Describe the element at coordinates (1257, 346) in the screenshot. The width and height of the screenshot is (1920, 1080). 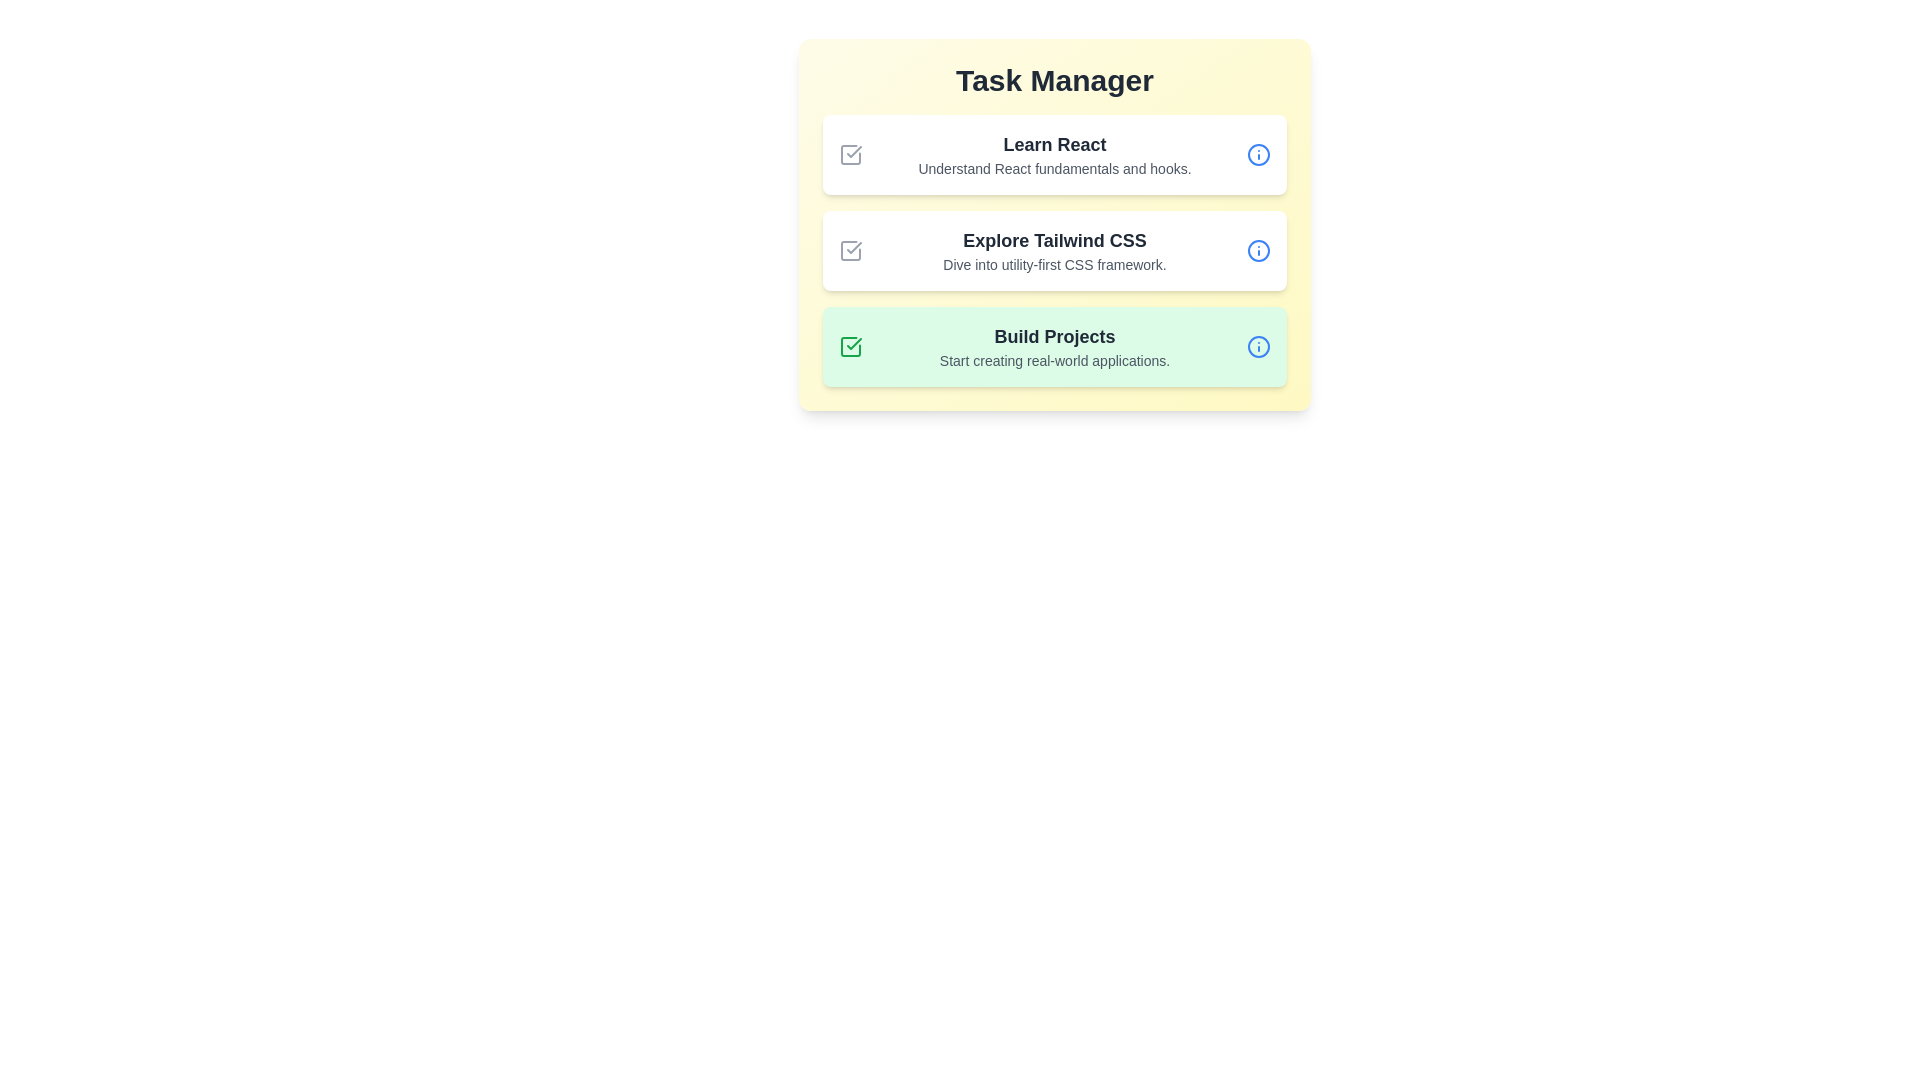
I see `the info icon for the task titled 'Build Projects'` at that location.